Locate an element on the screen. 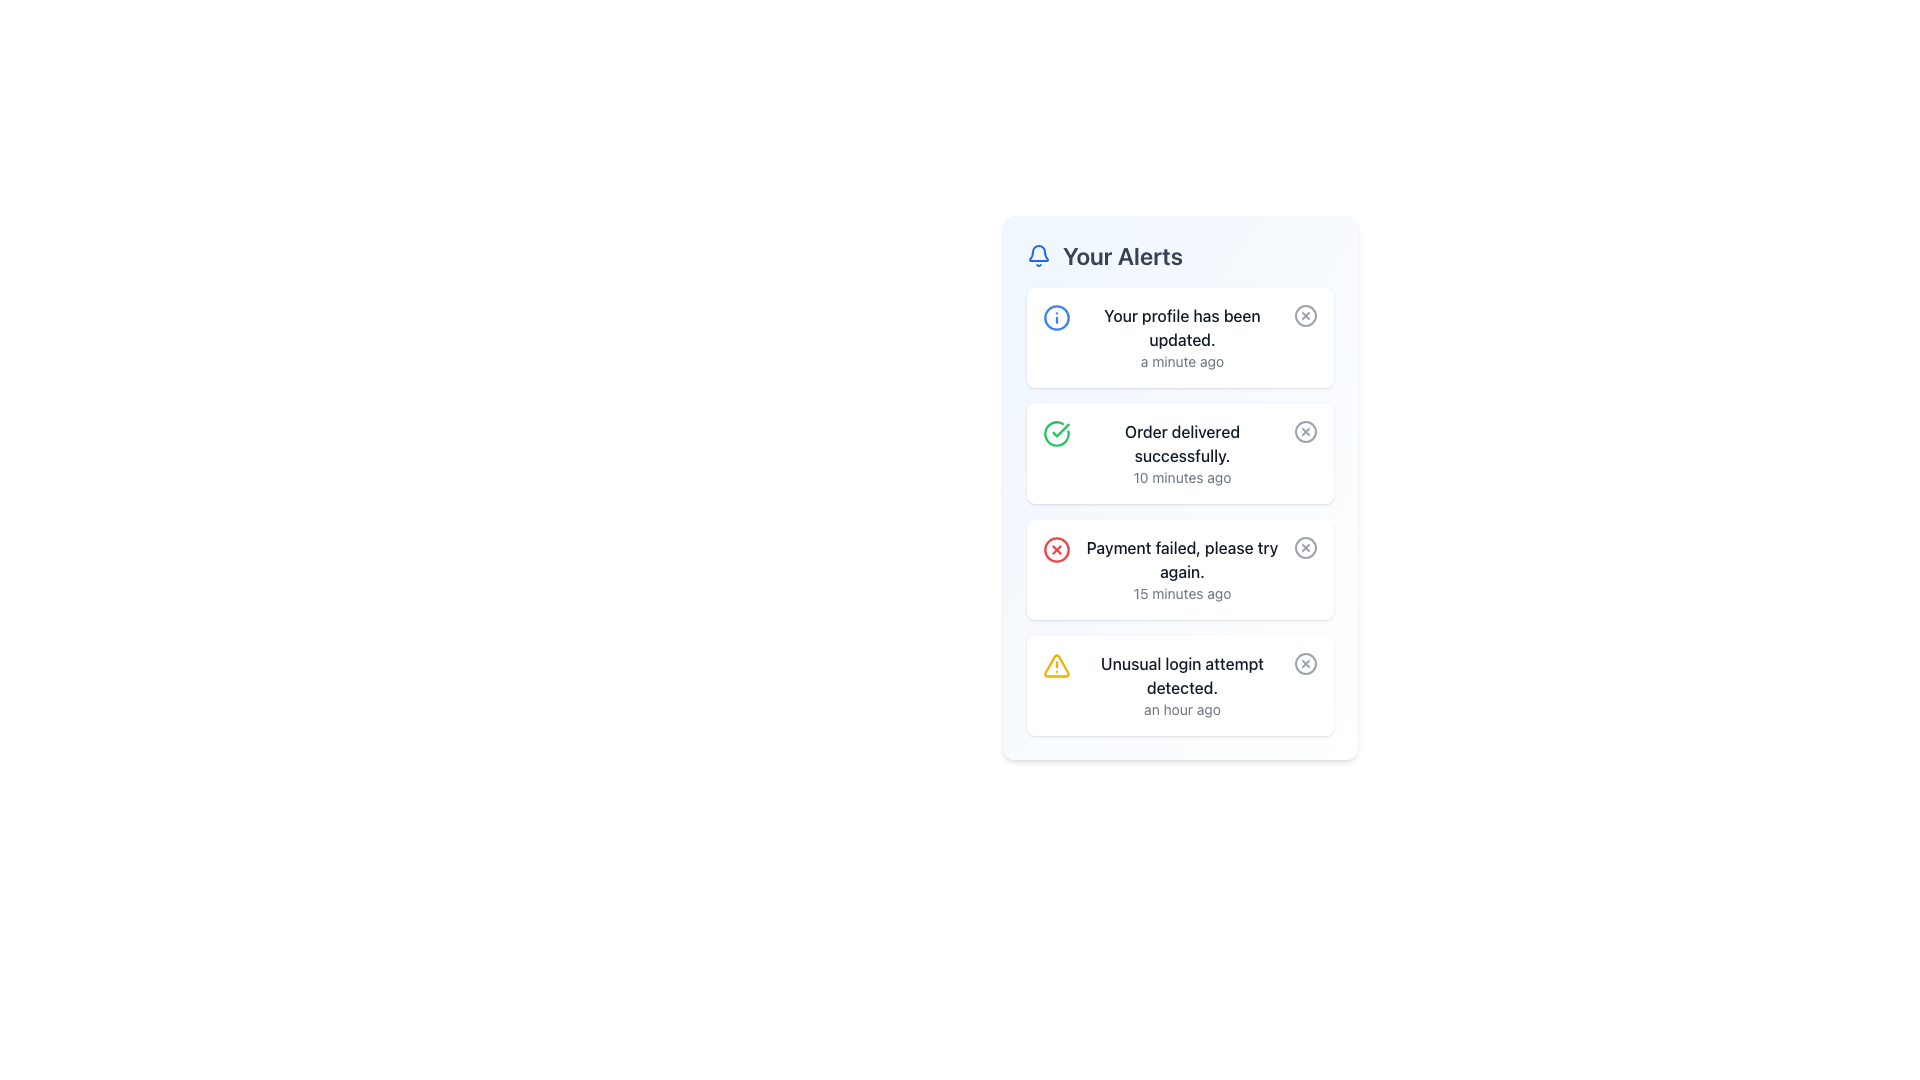  the text label that displays 'a minute ago', which is styled in a smaller font size and gray color, located under the message 'Your profile has been updated.' in the first notification card of the 'Your Alerts' sidebar is located at coordinates (1182, 362).